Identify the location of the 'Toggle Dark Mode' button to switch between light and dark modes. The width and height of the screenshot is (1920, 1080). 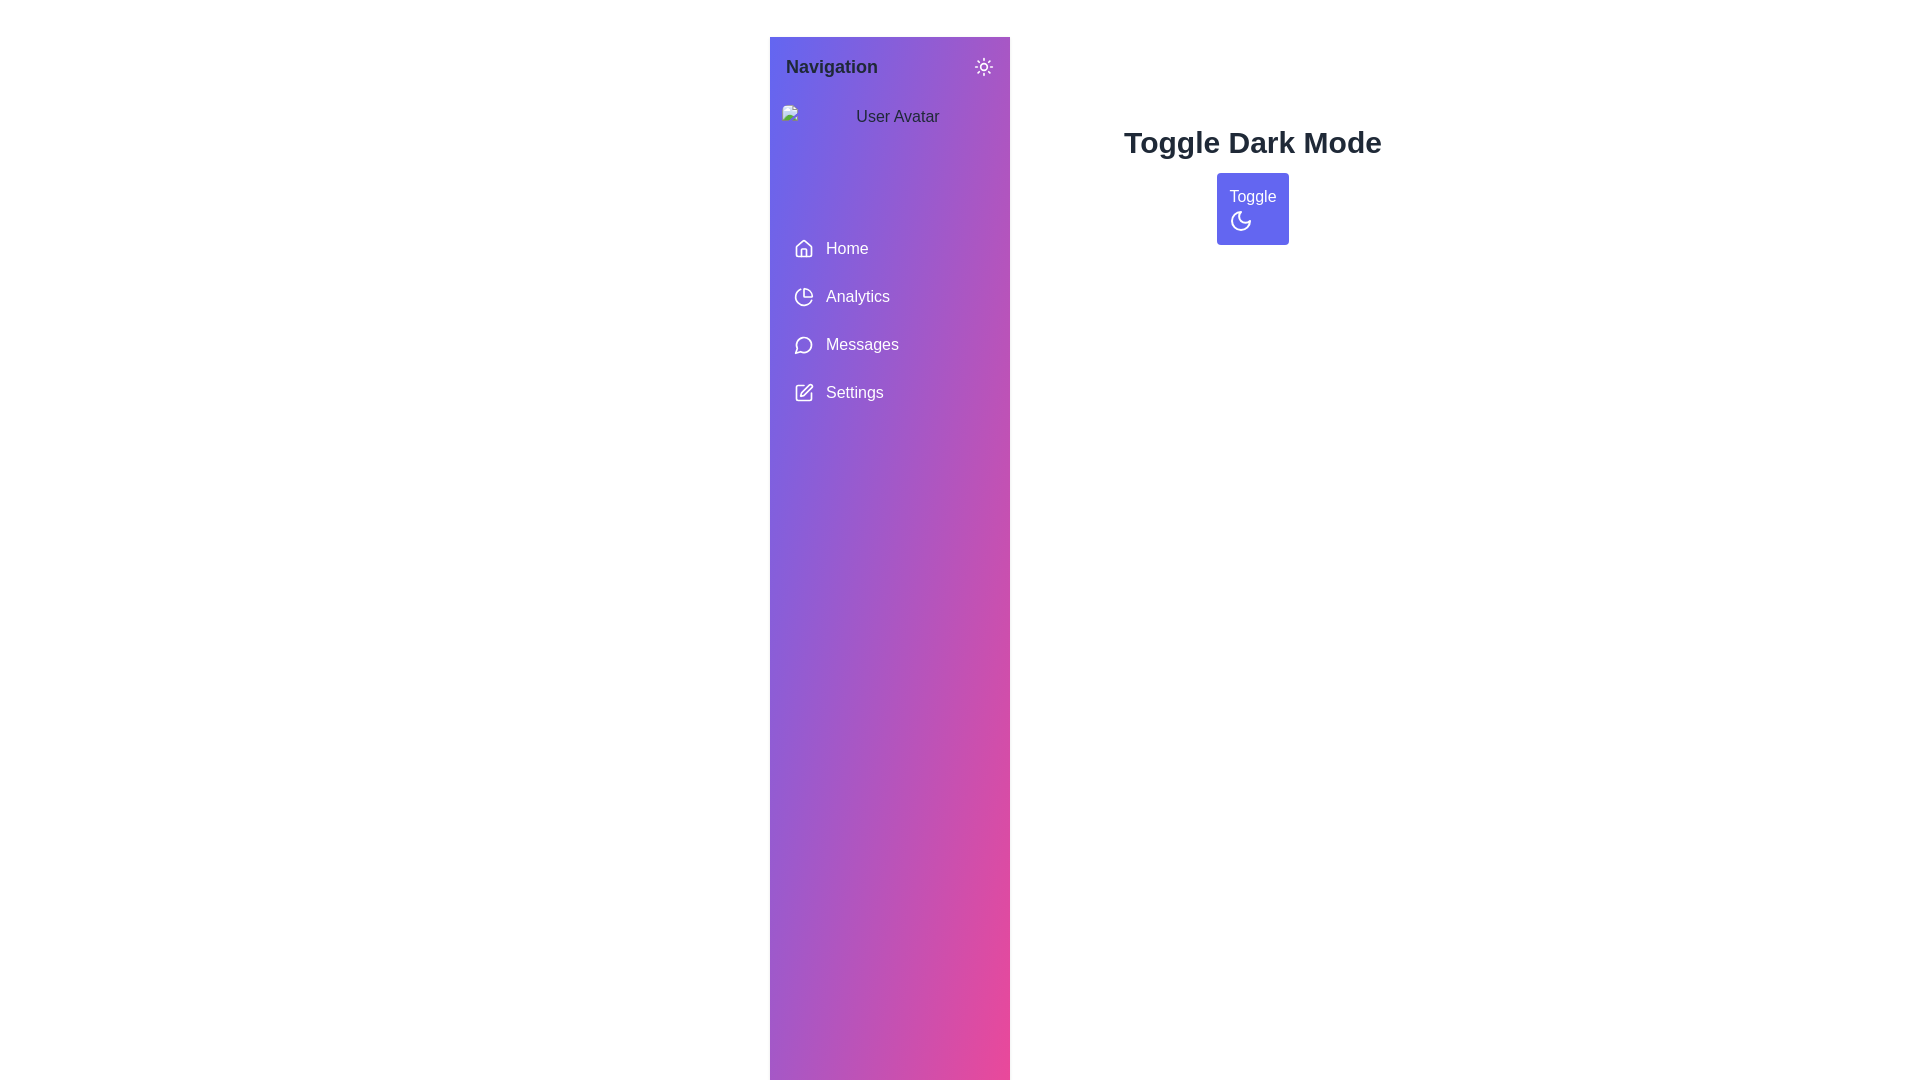
(1251, 208).